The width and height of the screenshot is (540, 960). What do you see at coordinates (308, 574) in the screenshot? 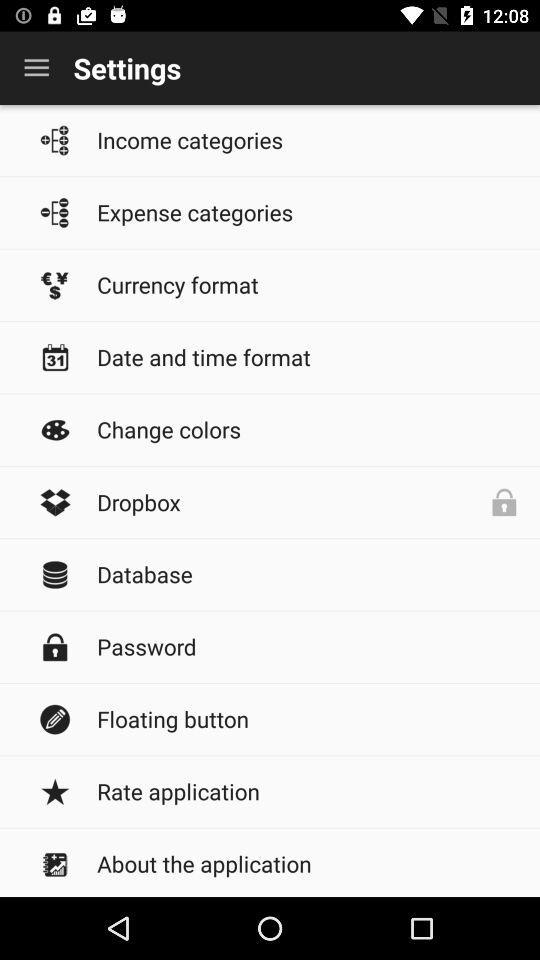
I see `item below the dropbox` at bounding box center [308, 574].